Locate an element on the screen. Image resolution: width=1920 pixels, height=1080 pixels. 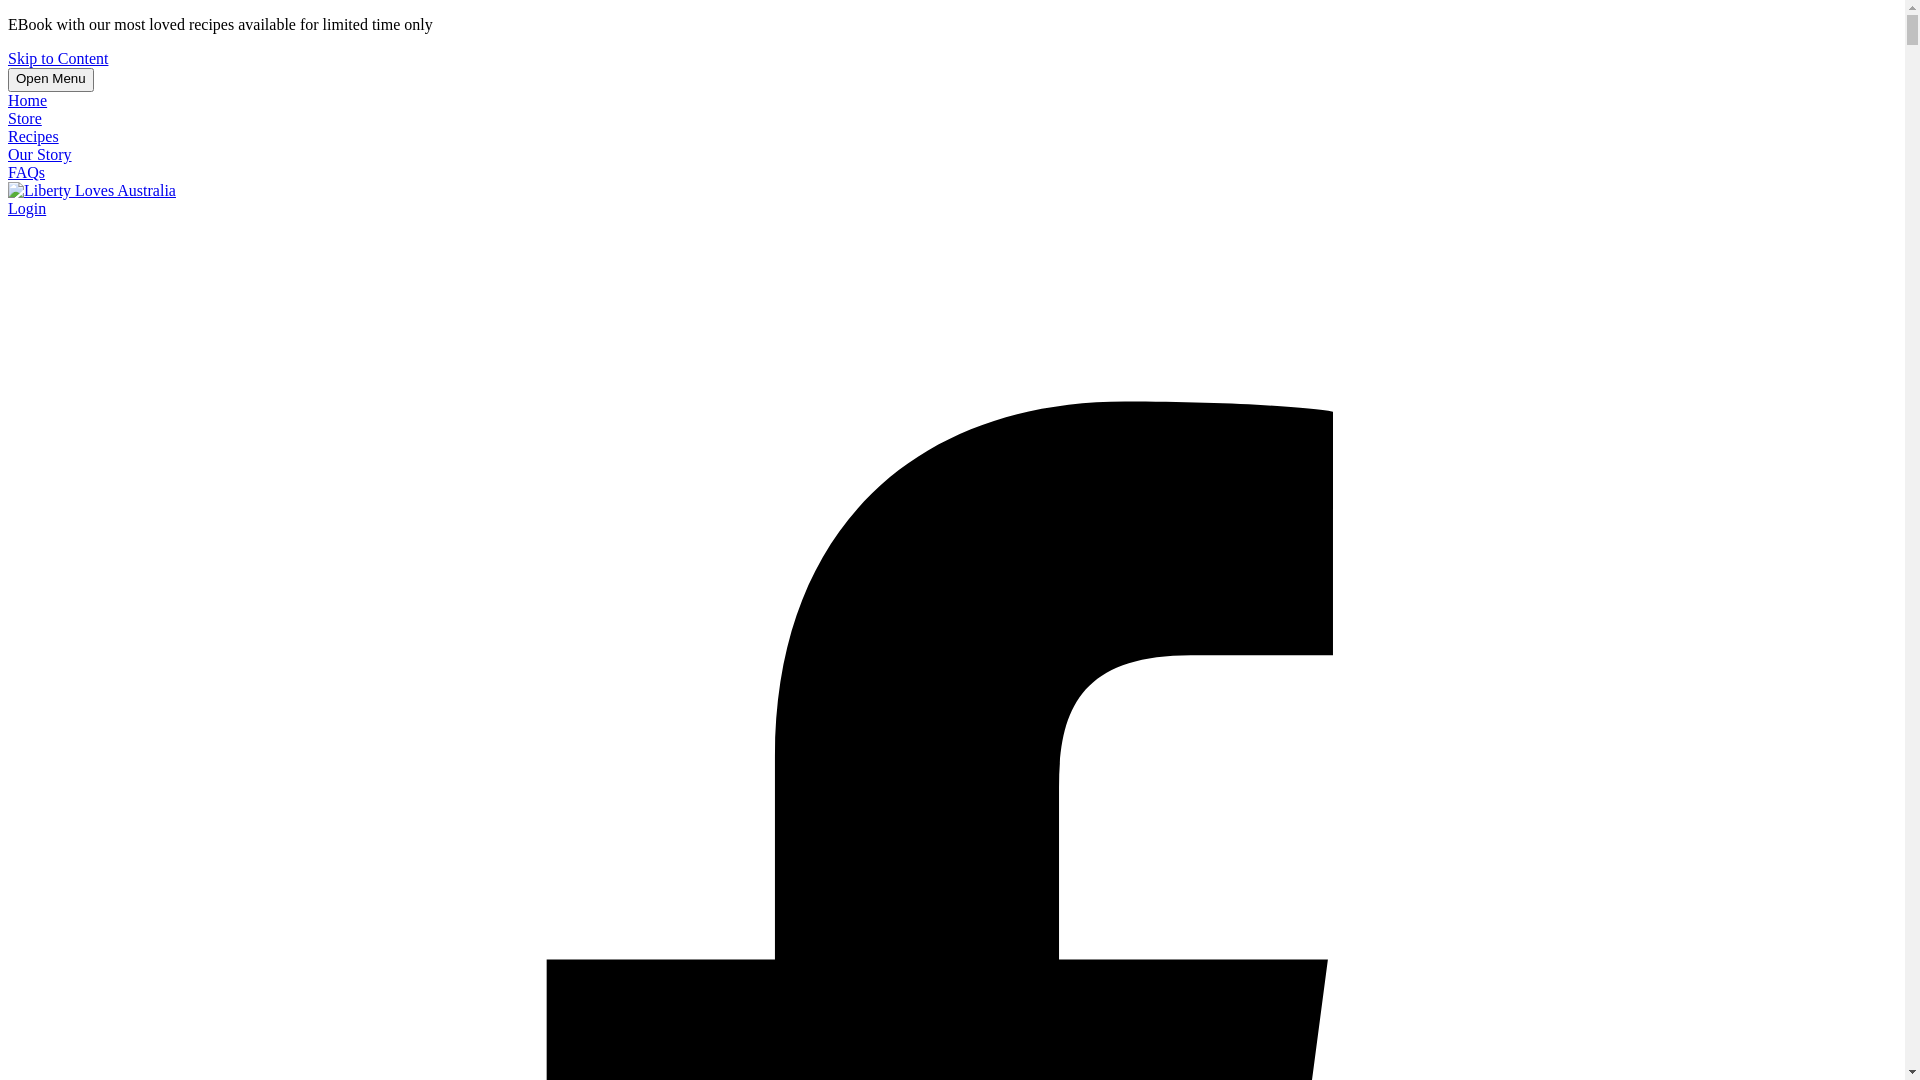
'Recipes' is located at coordinates (33, 135).